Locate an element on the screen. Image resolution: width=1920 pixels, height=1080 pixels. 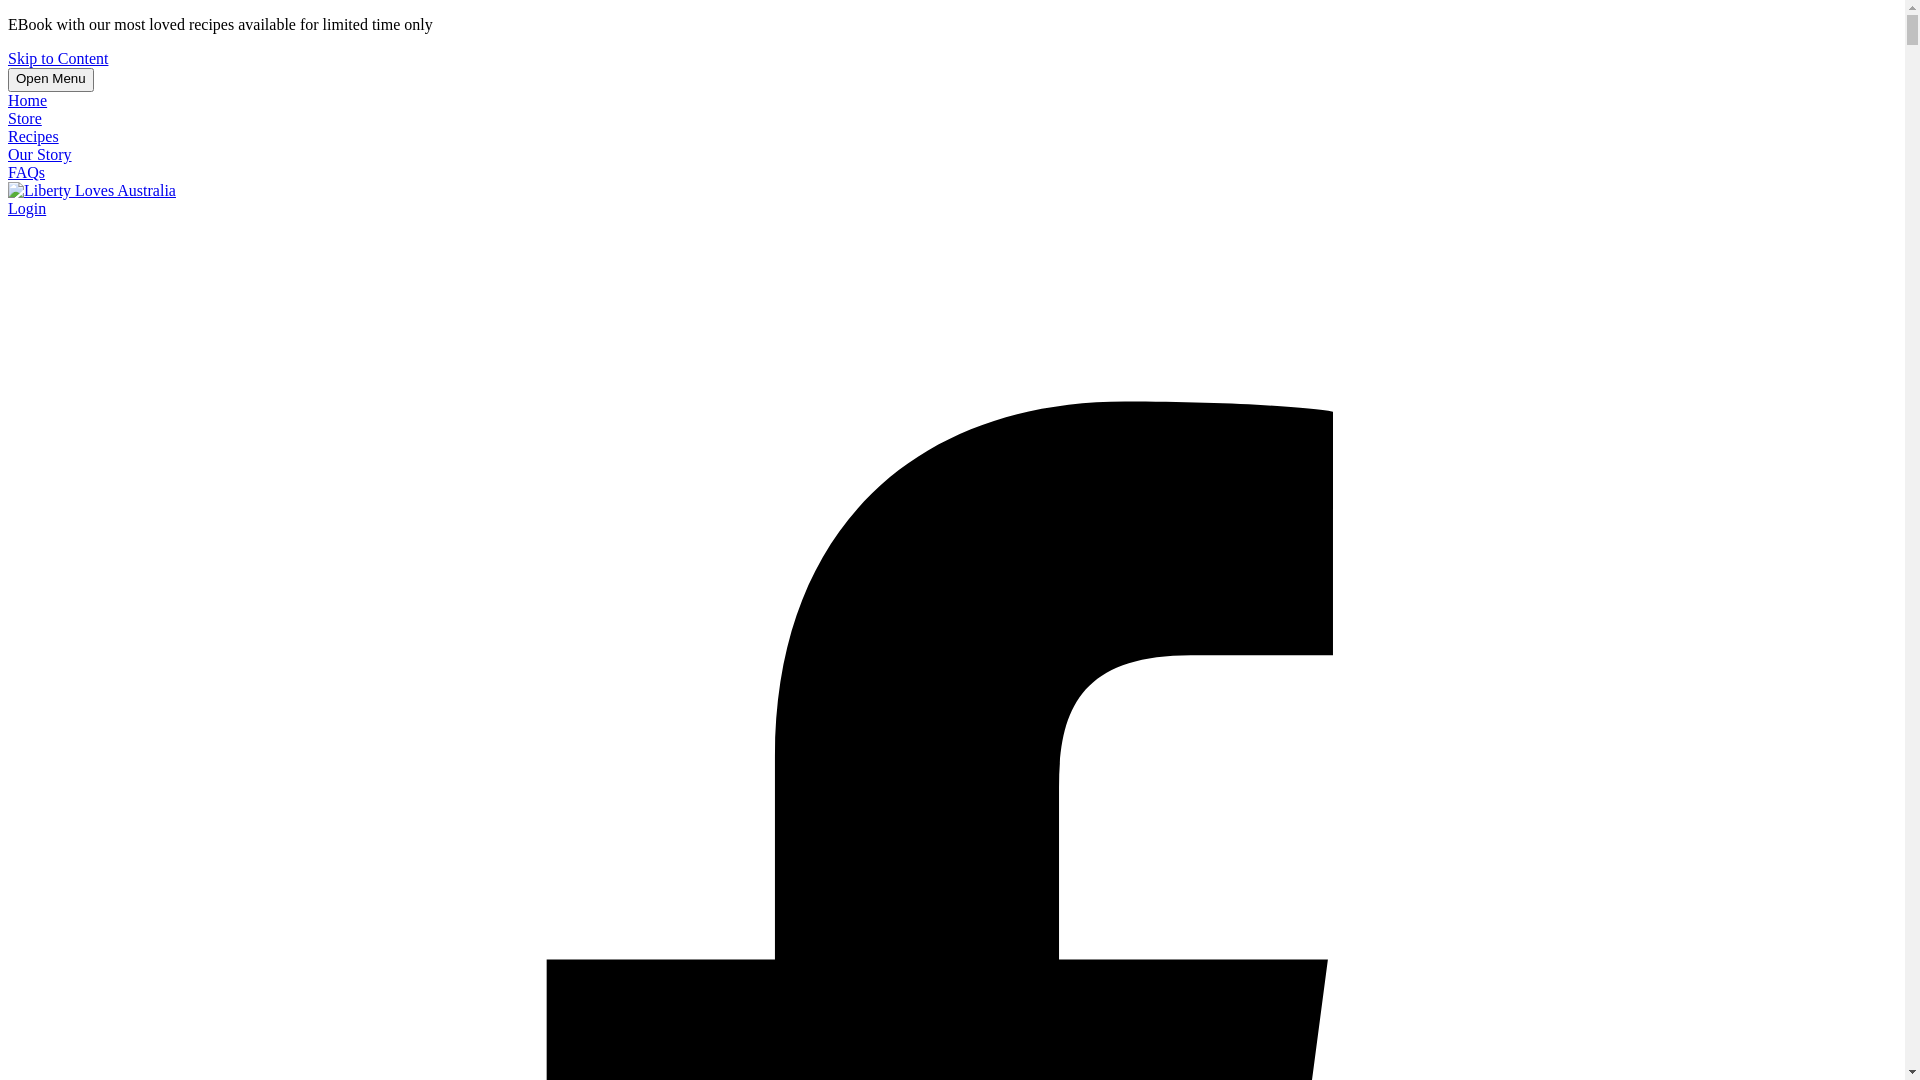
'Recipes' is located at coordinates (33, 135).